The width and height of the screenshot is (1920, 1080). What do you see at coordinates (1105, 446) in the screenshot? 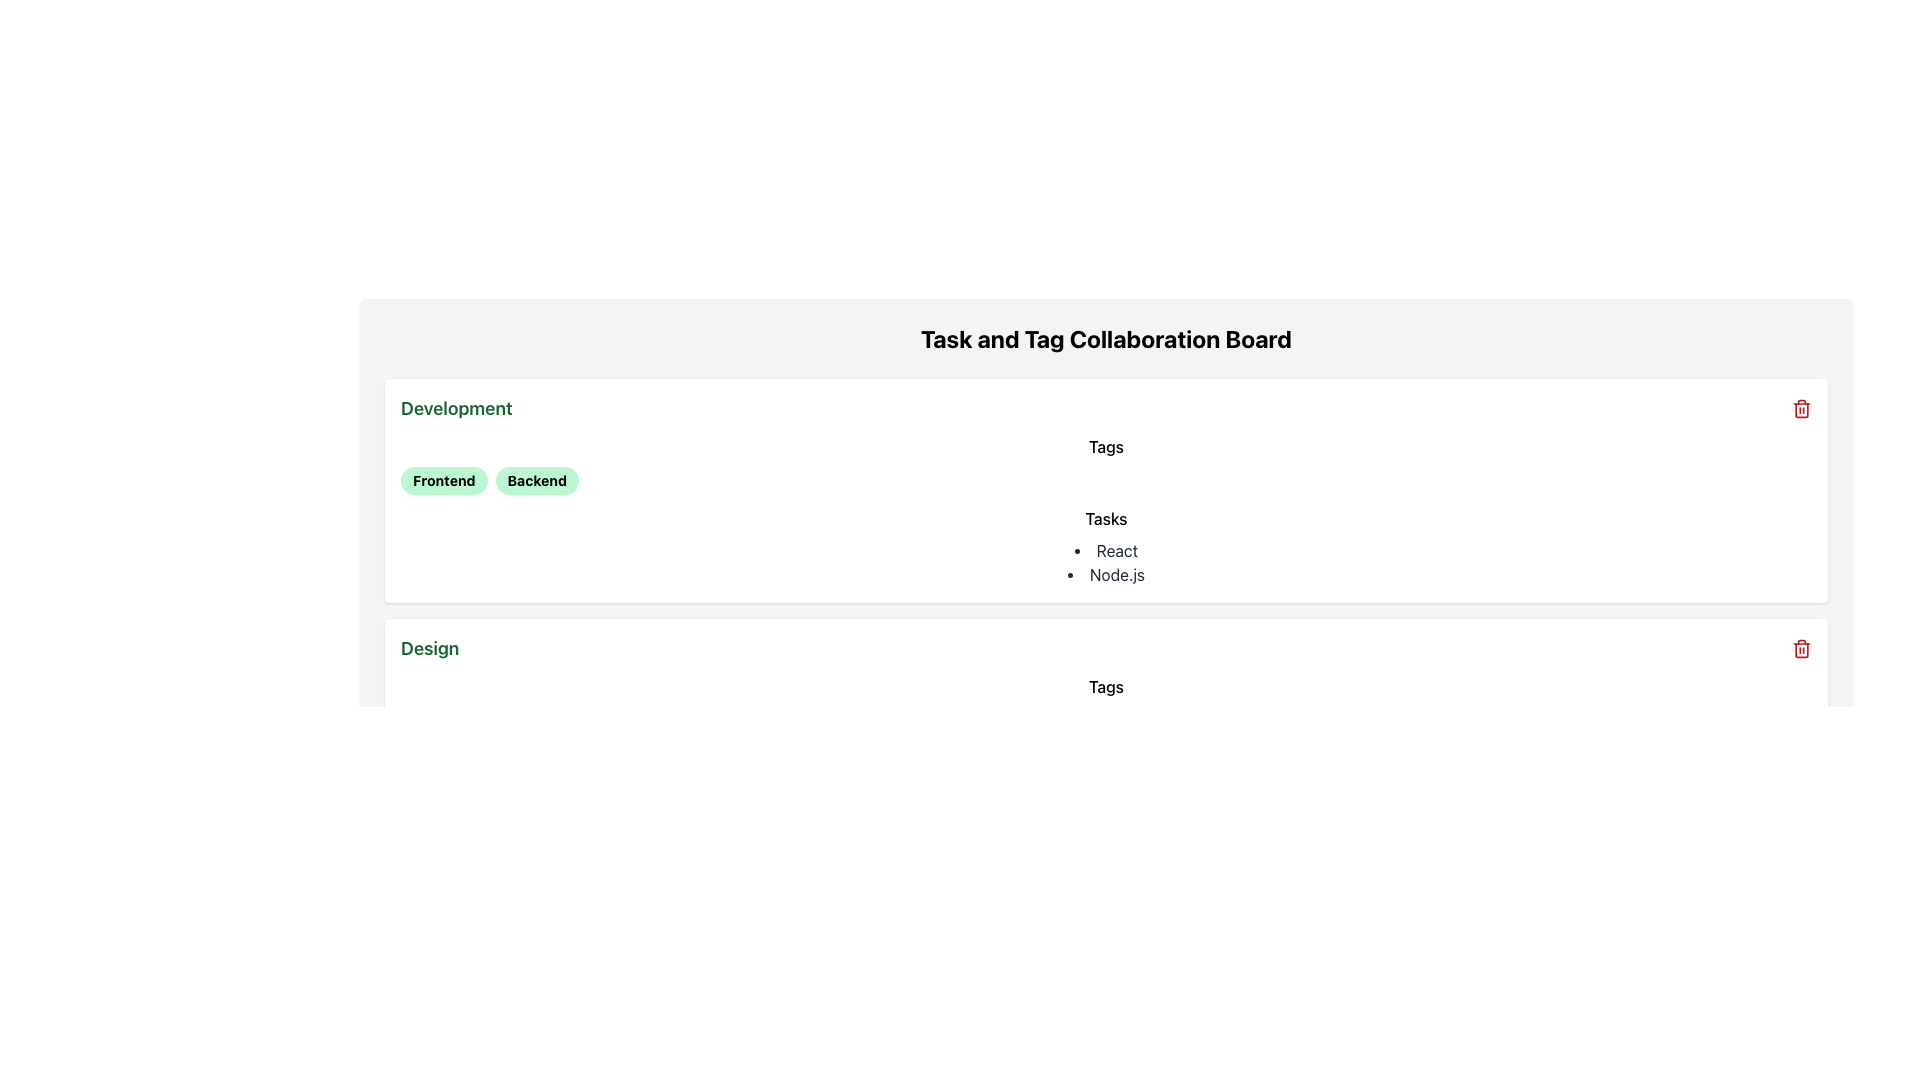
I see `the text label displaying 'Tags', which is centrally aligned in the Development section above the tag buttons 'Frontend' and 'Backend'` at bounding box center [1105, 446].